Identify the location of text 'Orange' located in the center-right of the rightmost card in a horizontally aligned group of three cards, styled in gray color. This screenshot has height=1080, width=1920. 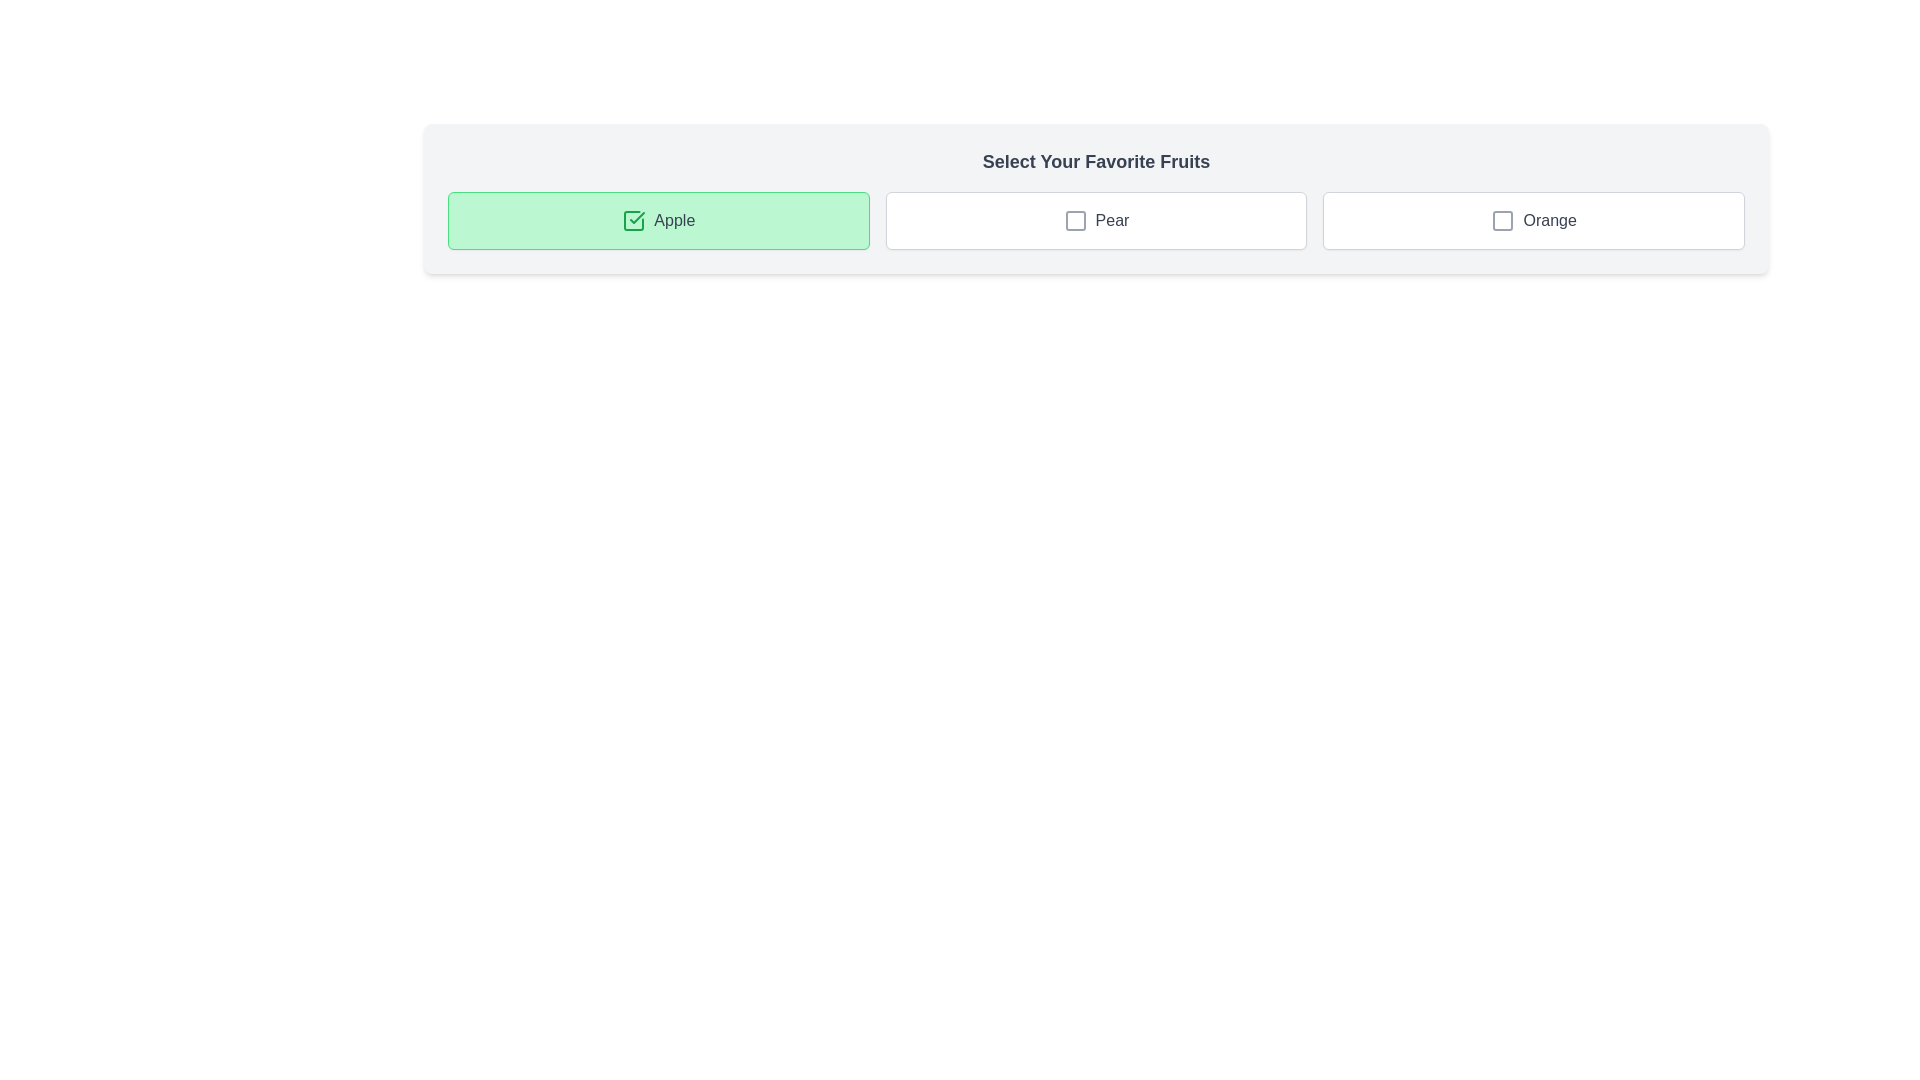
(1549, 220).